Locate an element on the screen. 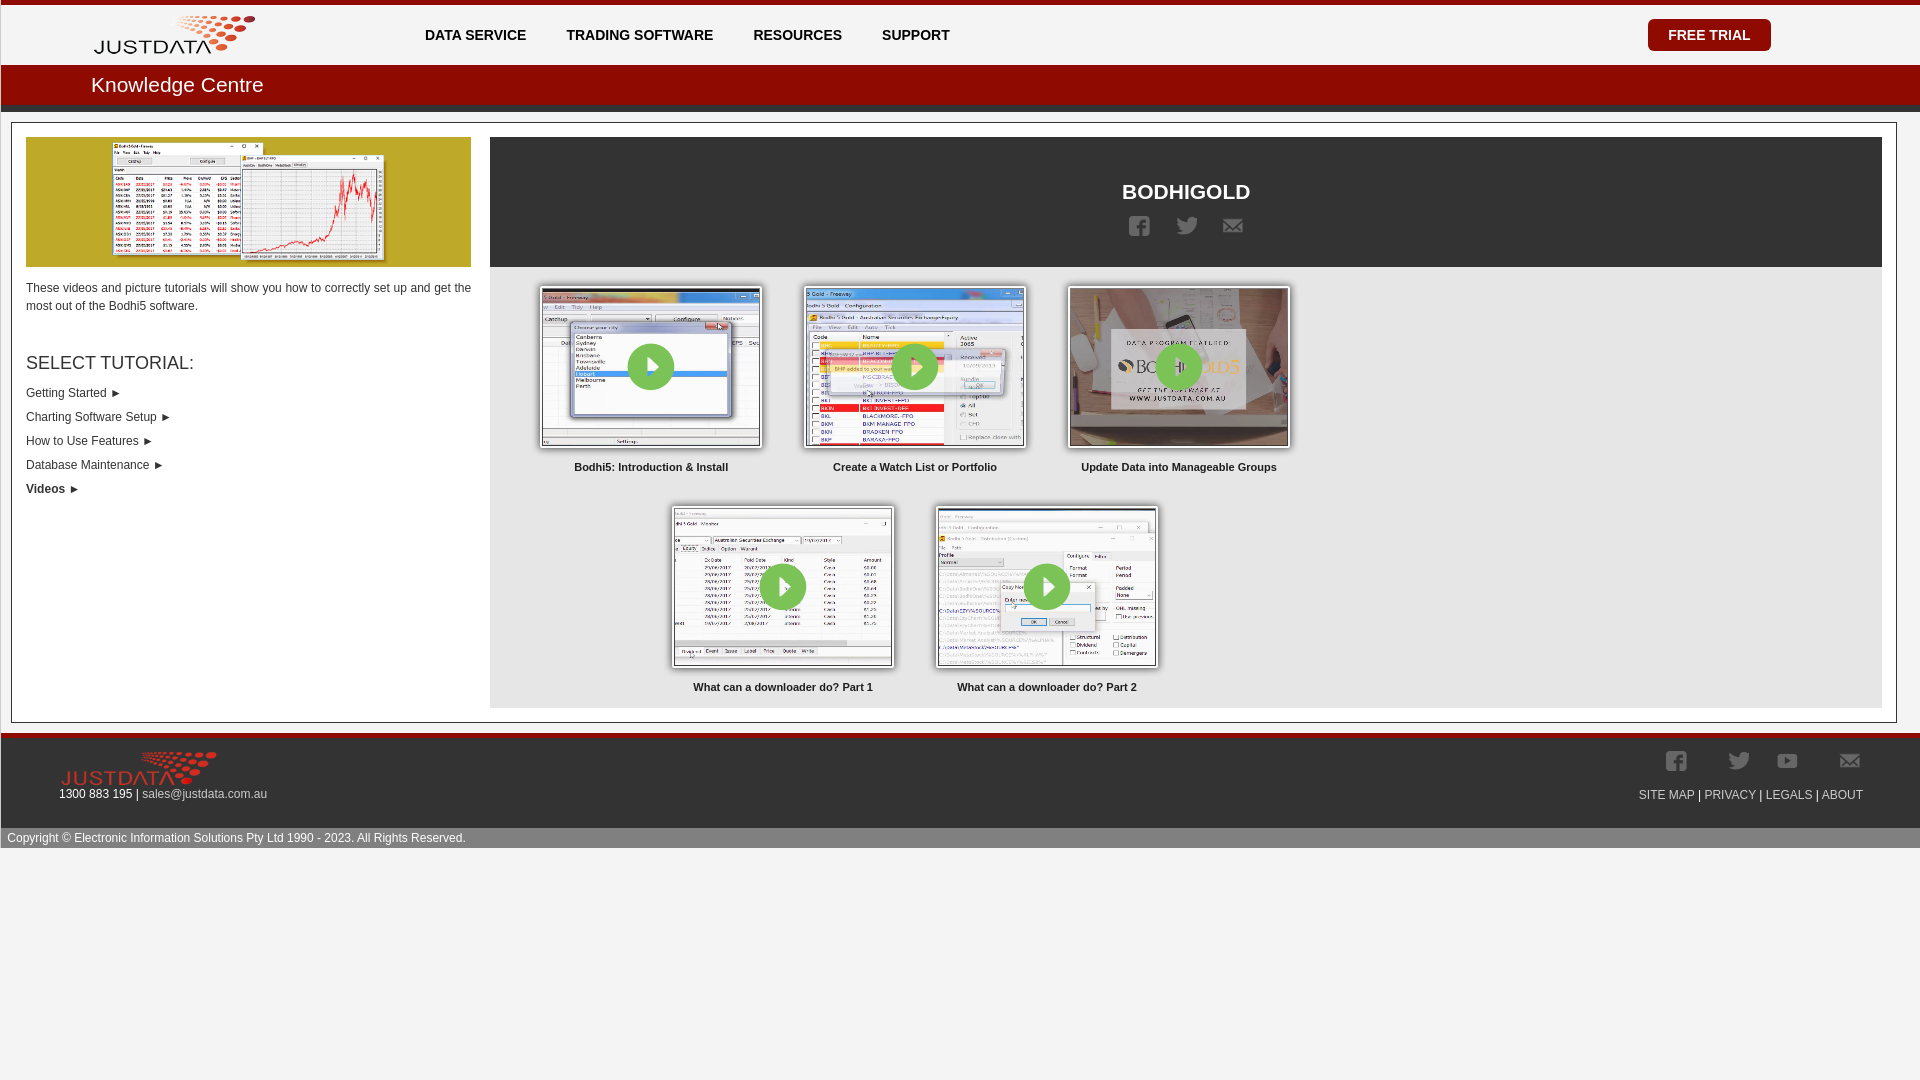 The width and height of the screenshot is (1920, 1080). 'LEGALS' is located at coordinates (1789, 793).